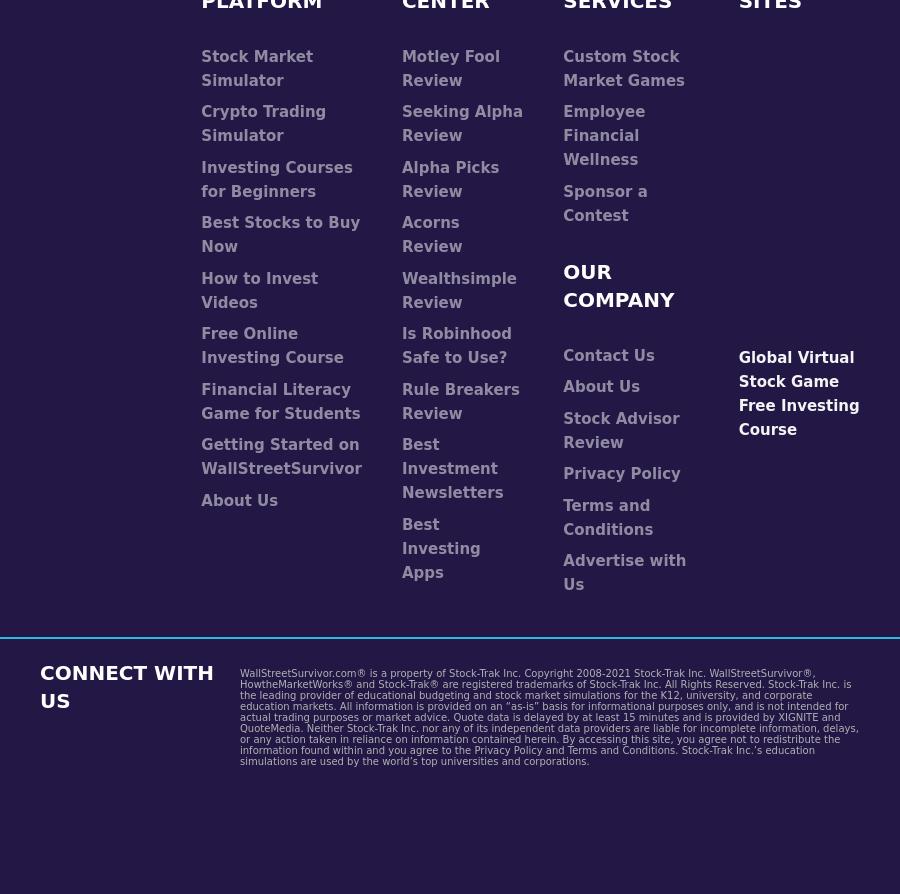 Image resolution: width=900 pixels, height=894 pixels. What do you see at coordinates (440, 548) in the screenshot?
I see `'Best Investing Apps'` at bounding box center [440, 548].